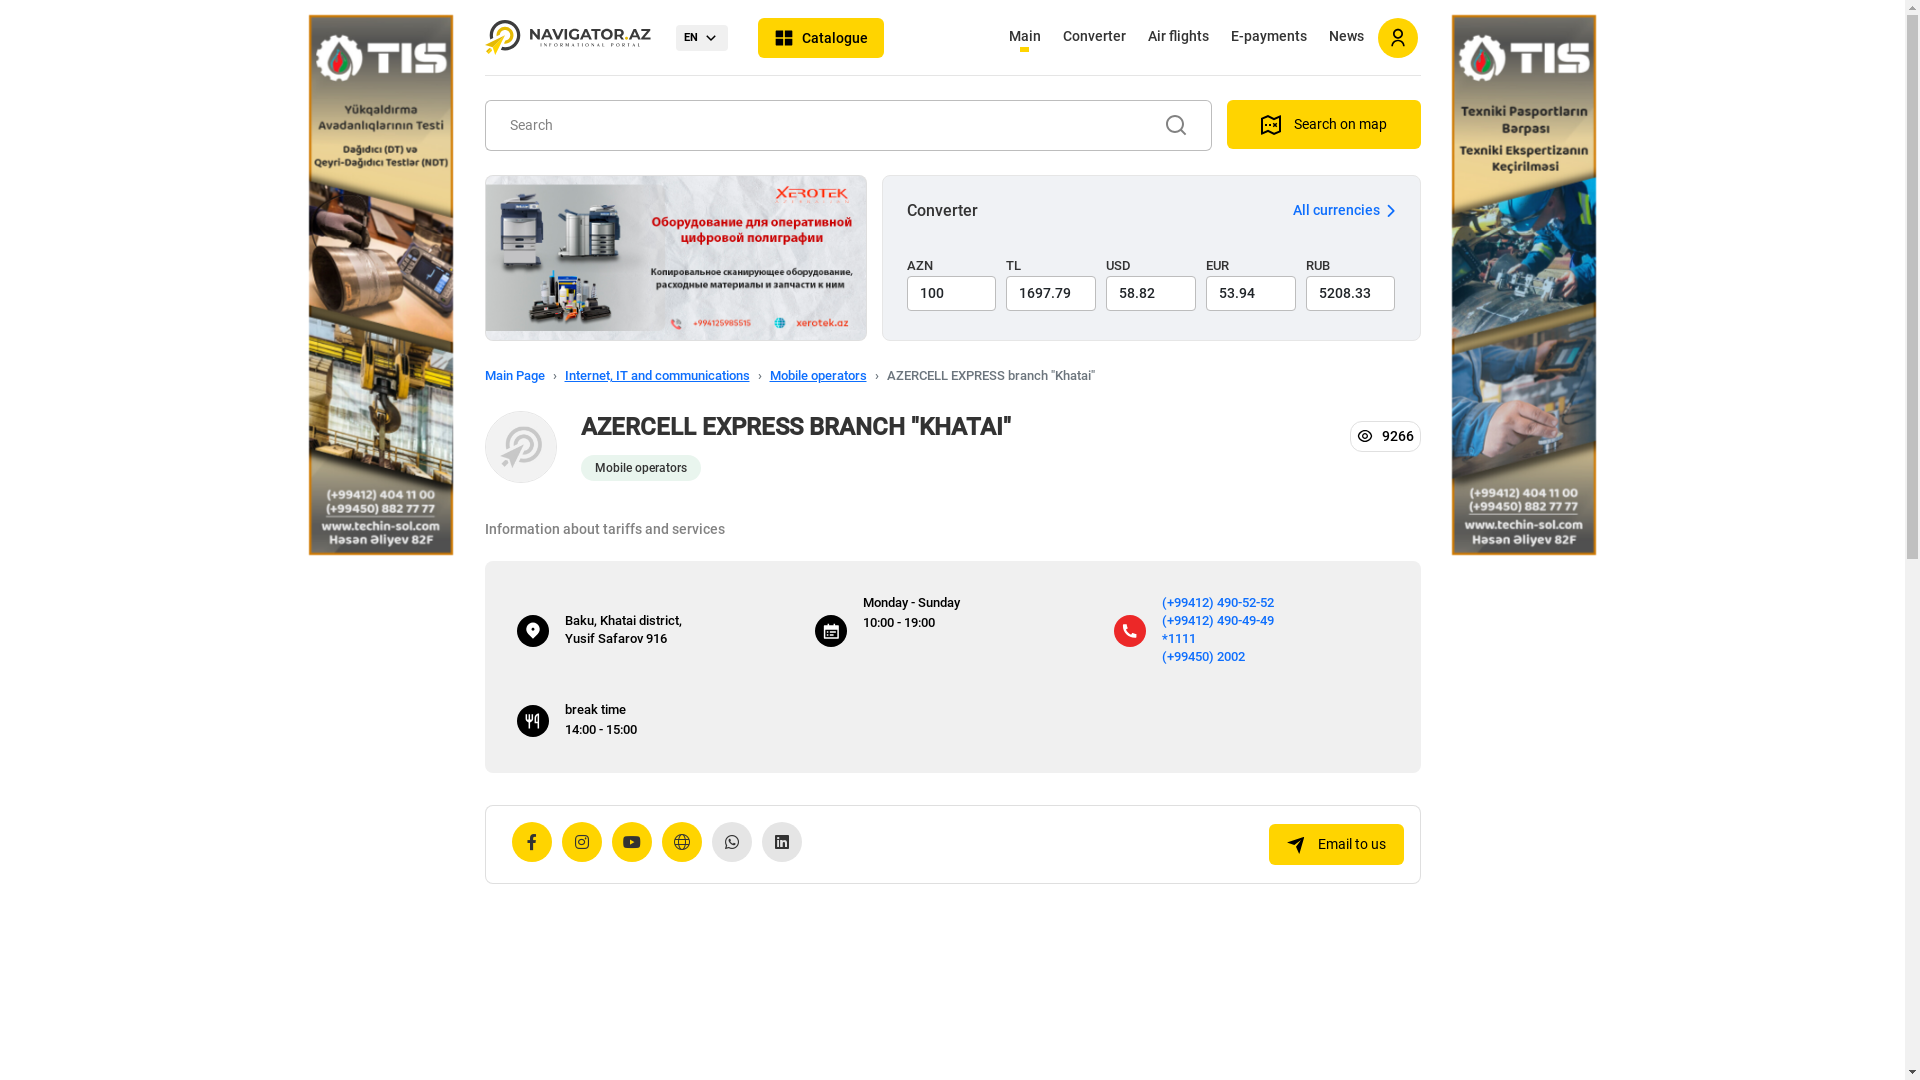 This screenshot has height=1080, width=1920. Describe the element at coordinates (1178, 38) in the screenshot. I see `'Air flights'` at that location.